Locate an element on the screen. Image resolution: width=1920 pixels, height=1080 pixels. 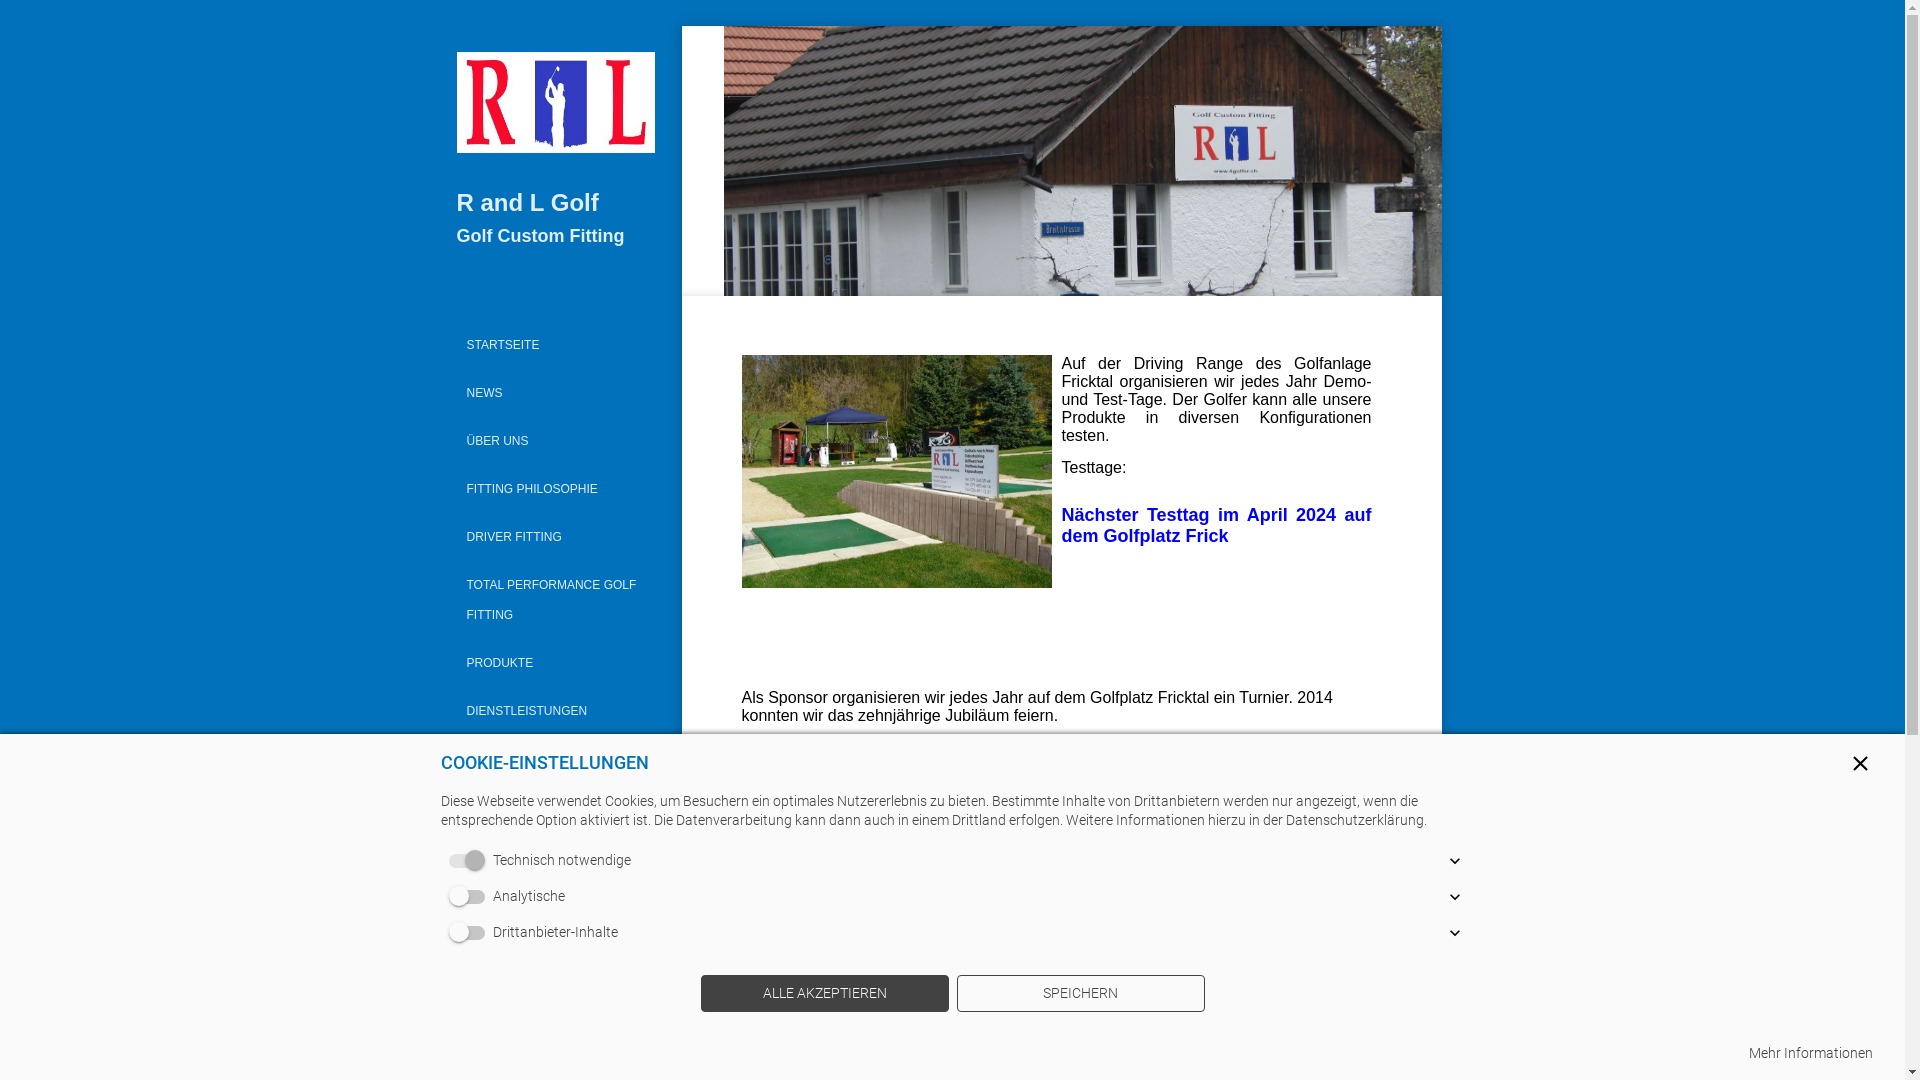
'DRIVER FITTING' is located at coordinates (556, 535).